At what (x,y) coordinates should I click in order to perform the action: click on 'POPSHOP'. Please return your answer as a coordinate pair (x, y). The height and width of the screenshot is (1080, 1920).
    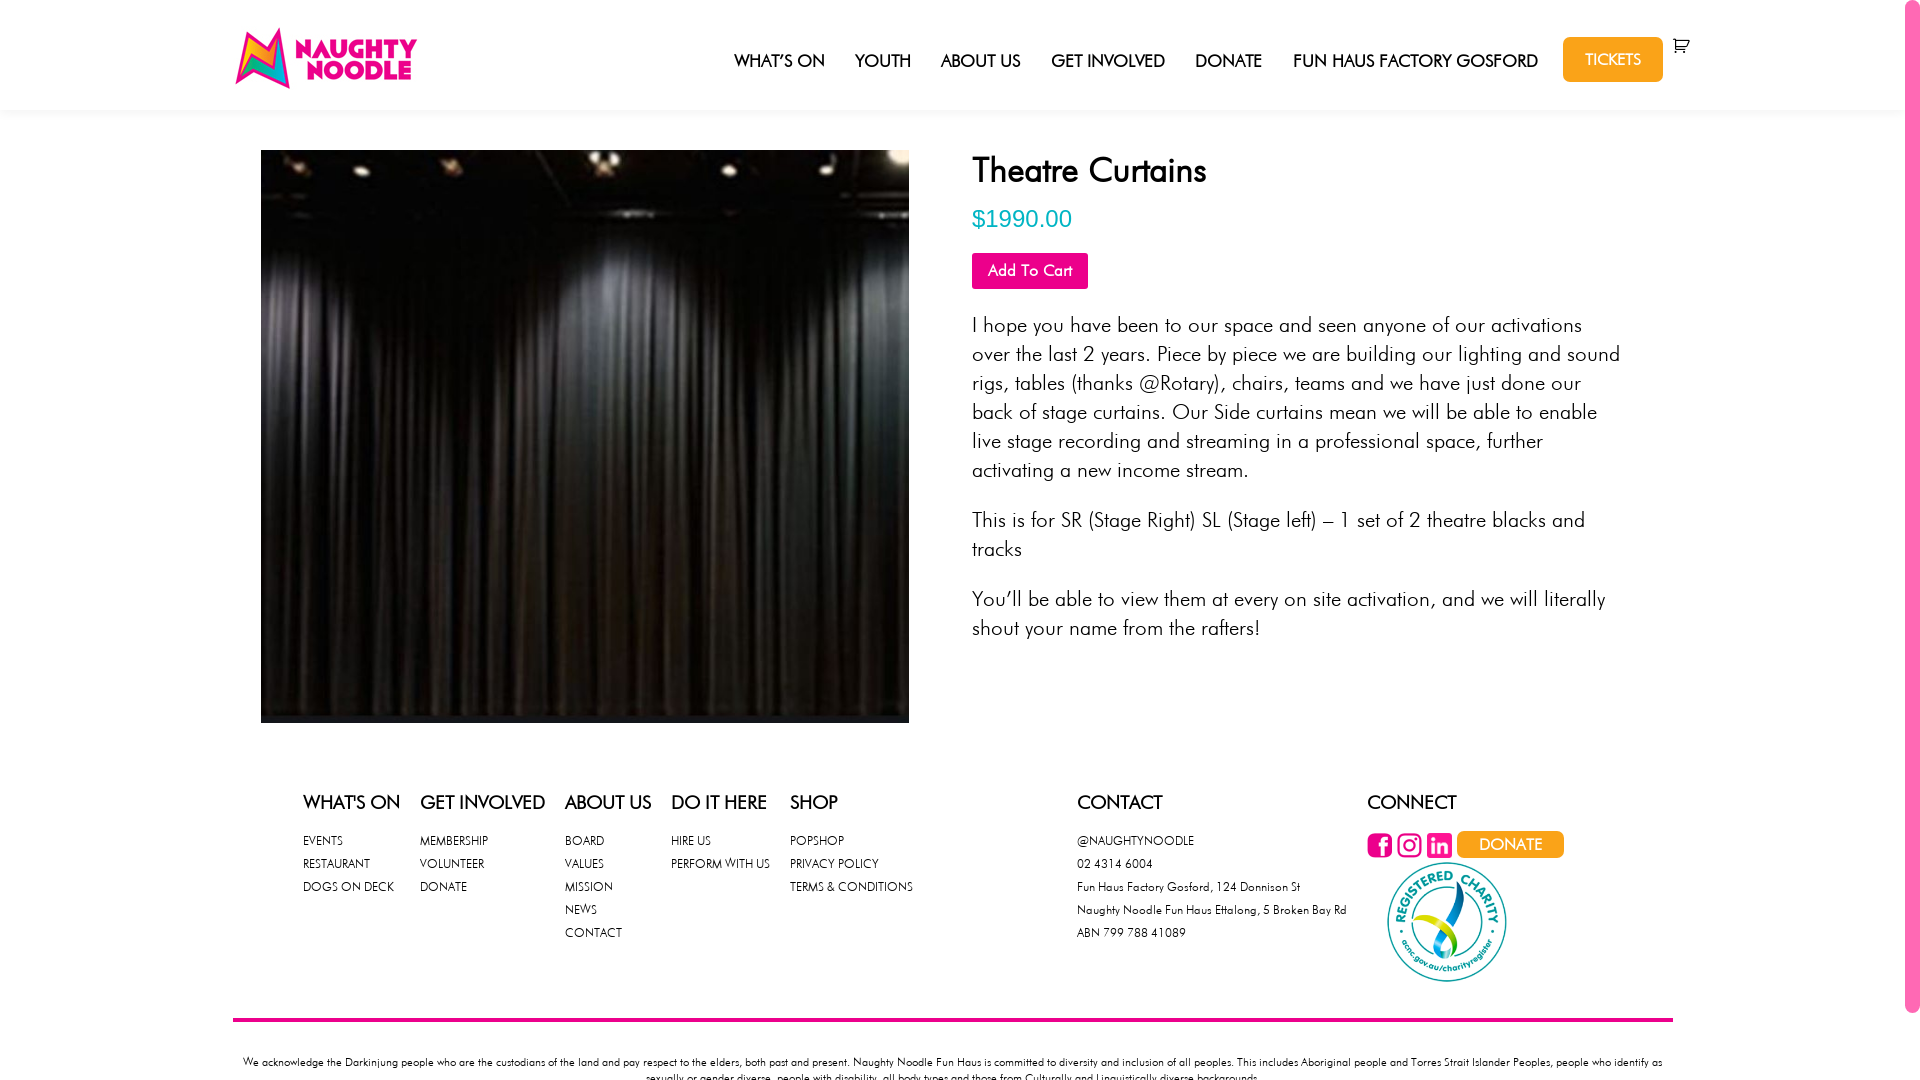
    Looking at the image, I should click on (816, 840).